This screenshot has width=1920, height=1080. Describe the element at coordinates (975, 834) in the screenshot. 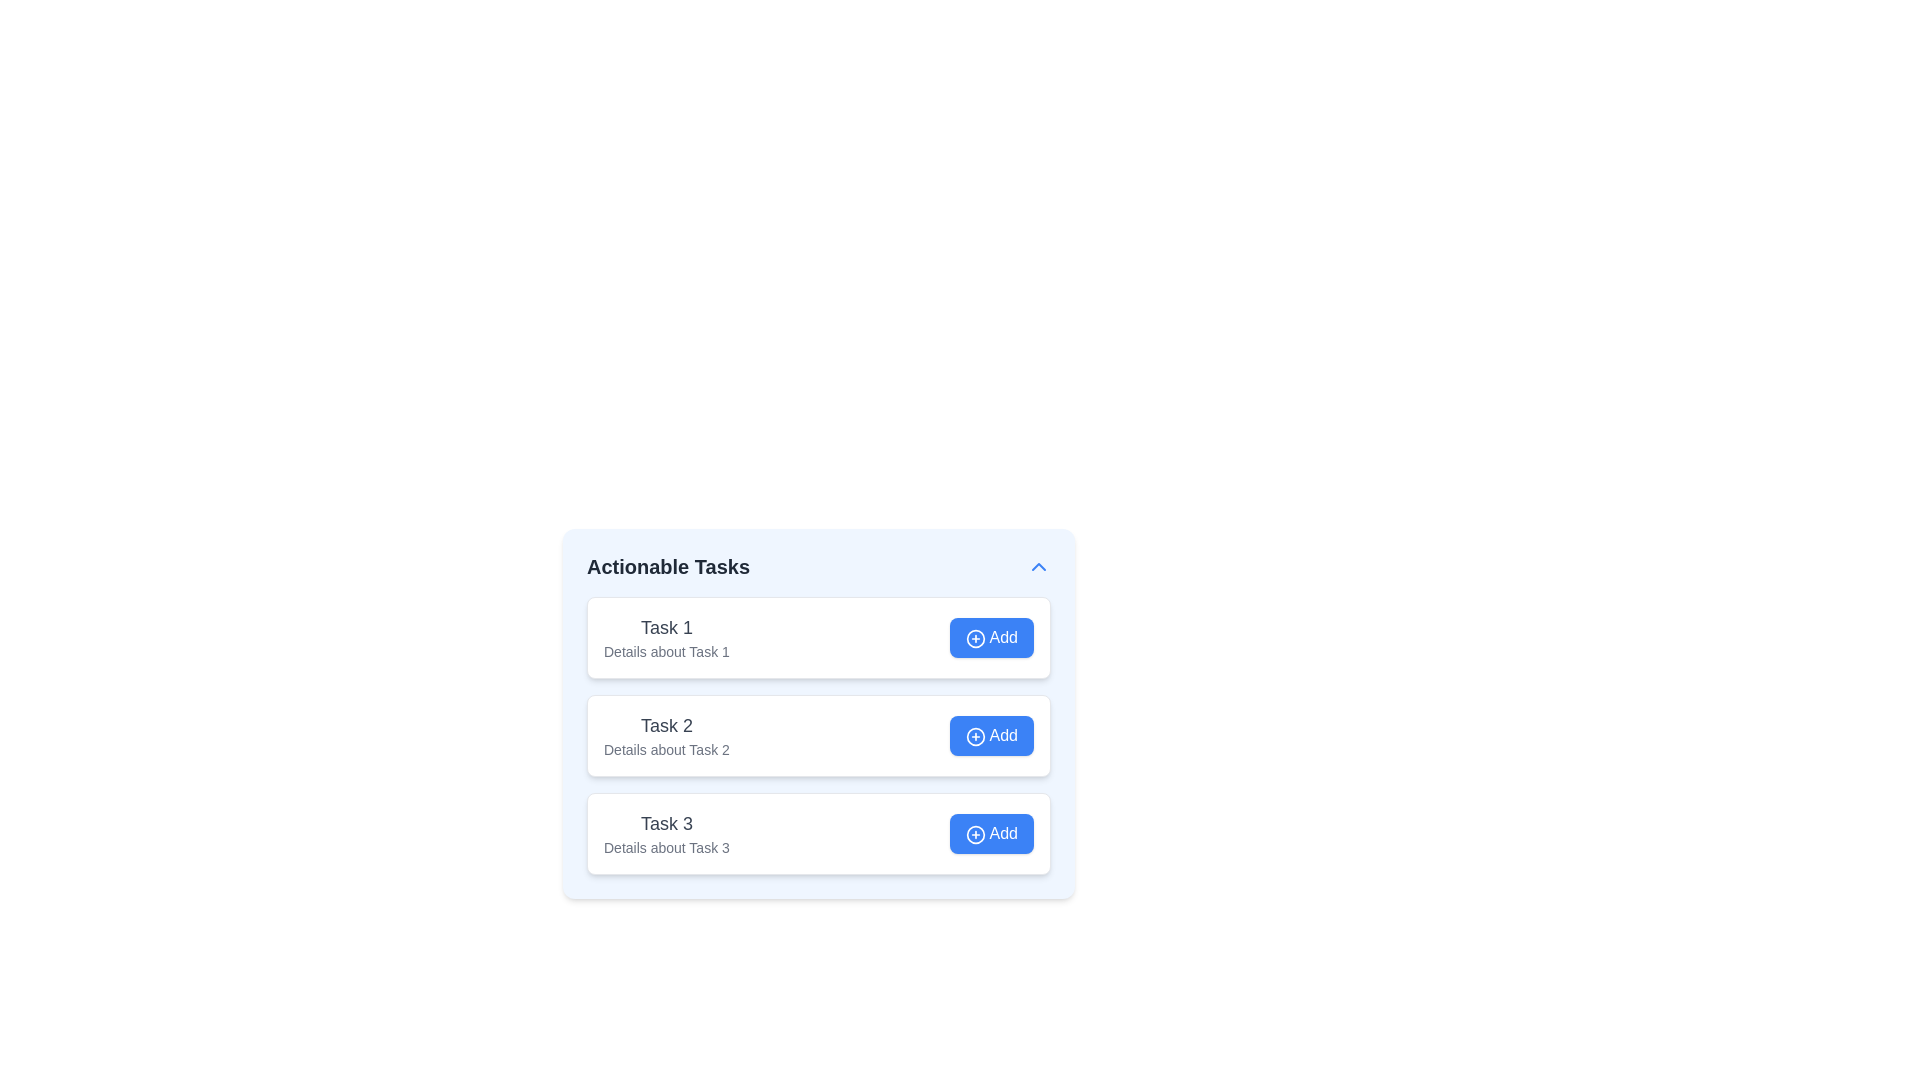

I see `the circular outline icon containing a plus symbol, which serves as the visual representation of the 'Add' button for 'Task 3'` at that location.